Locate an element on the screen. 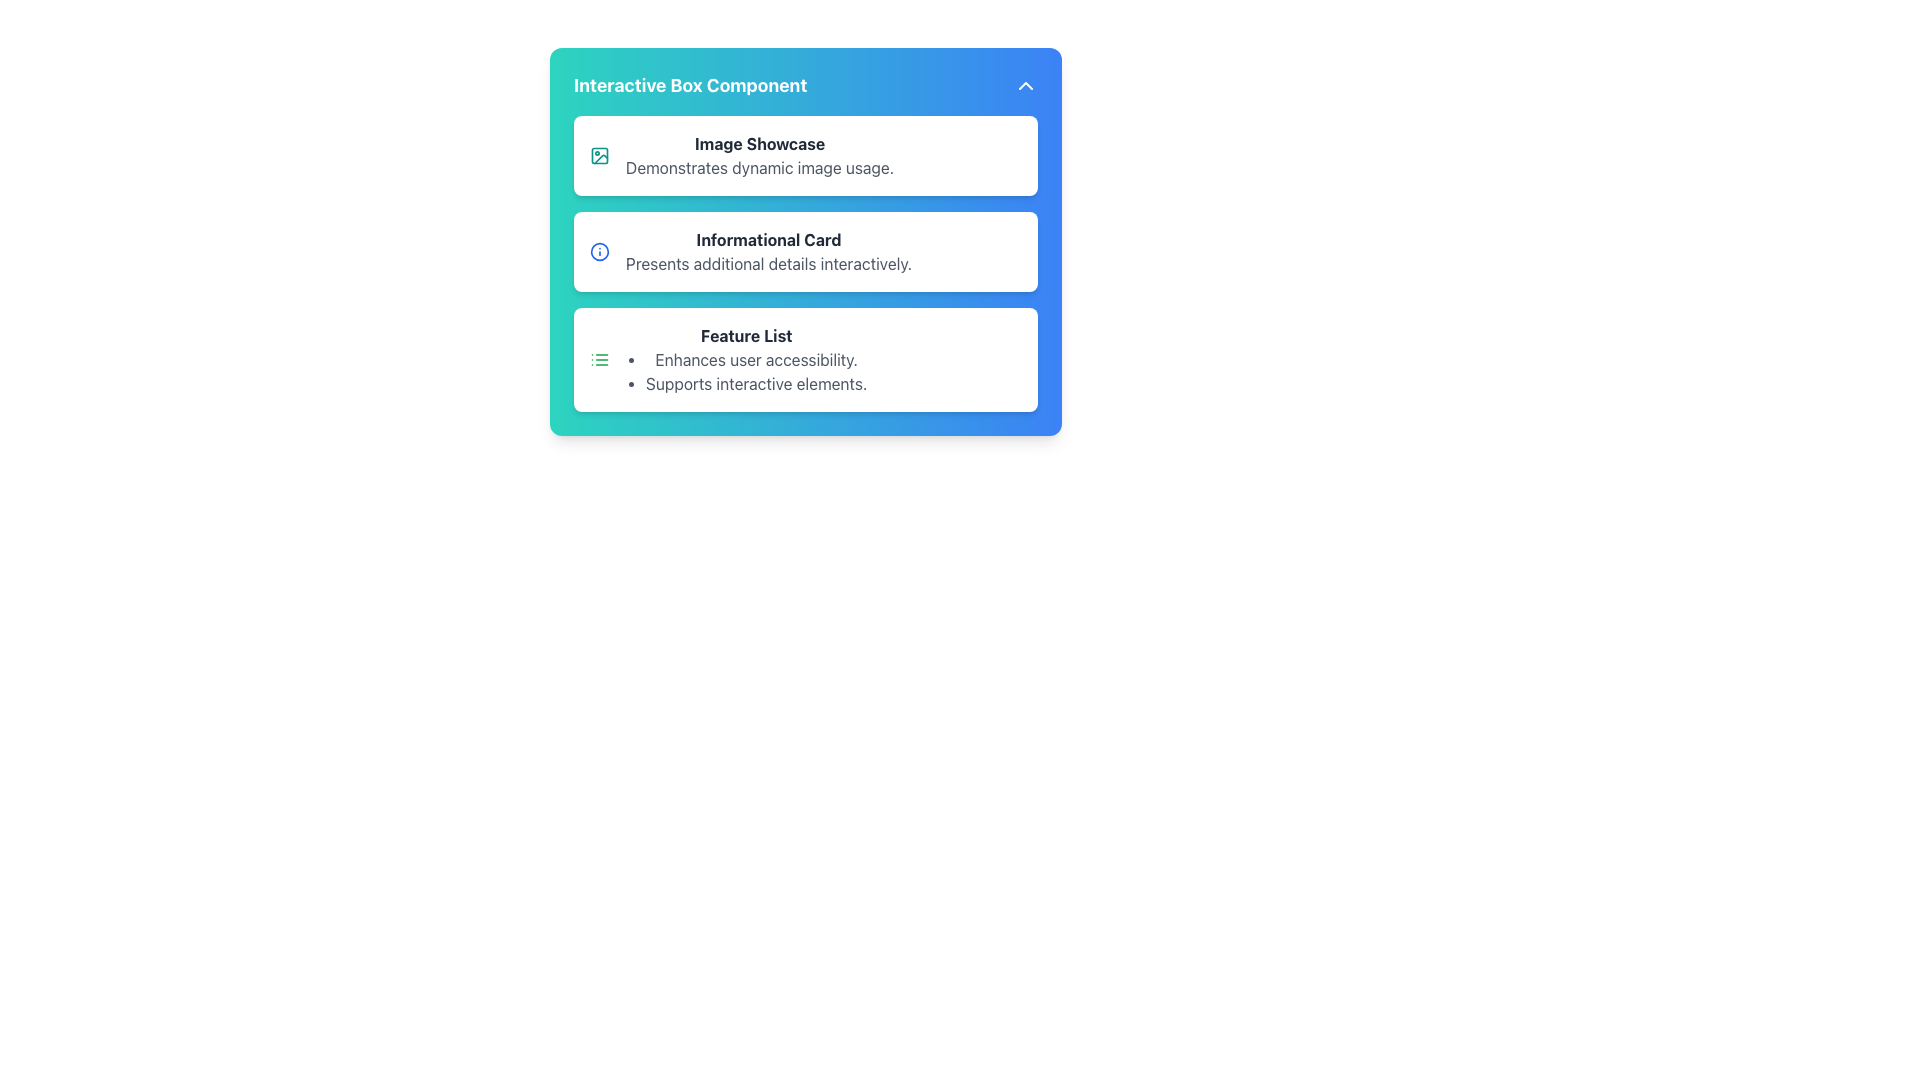  the informational icon located to the left of the text 'Informational Card' within the second card of the vertical stack is located at coordinates (599, 250).